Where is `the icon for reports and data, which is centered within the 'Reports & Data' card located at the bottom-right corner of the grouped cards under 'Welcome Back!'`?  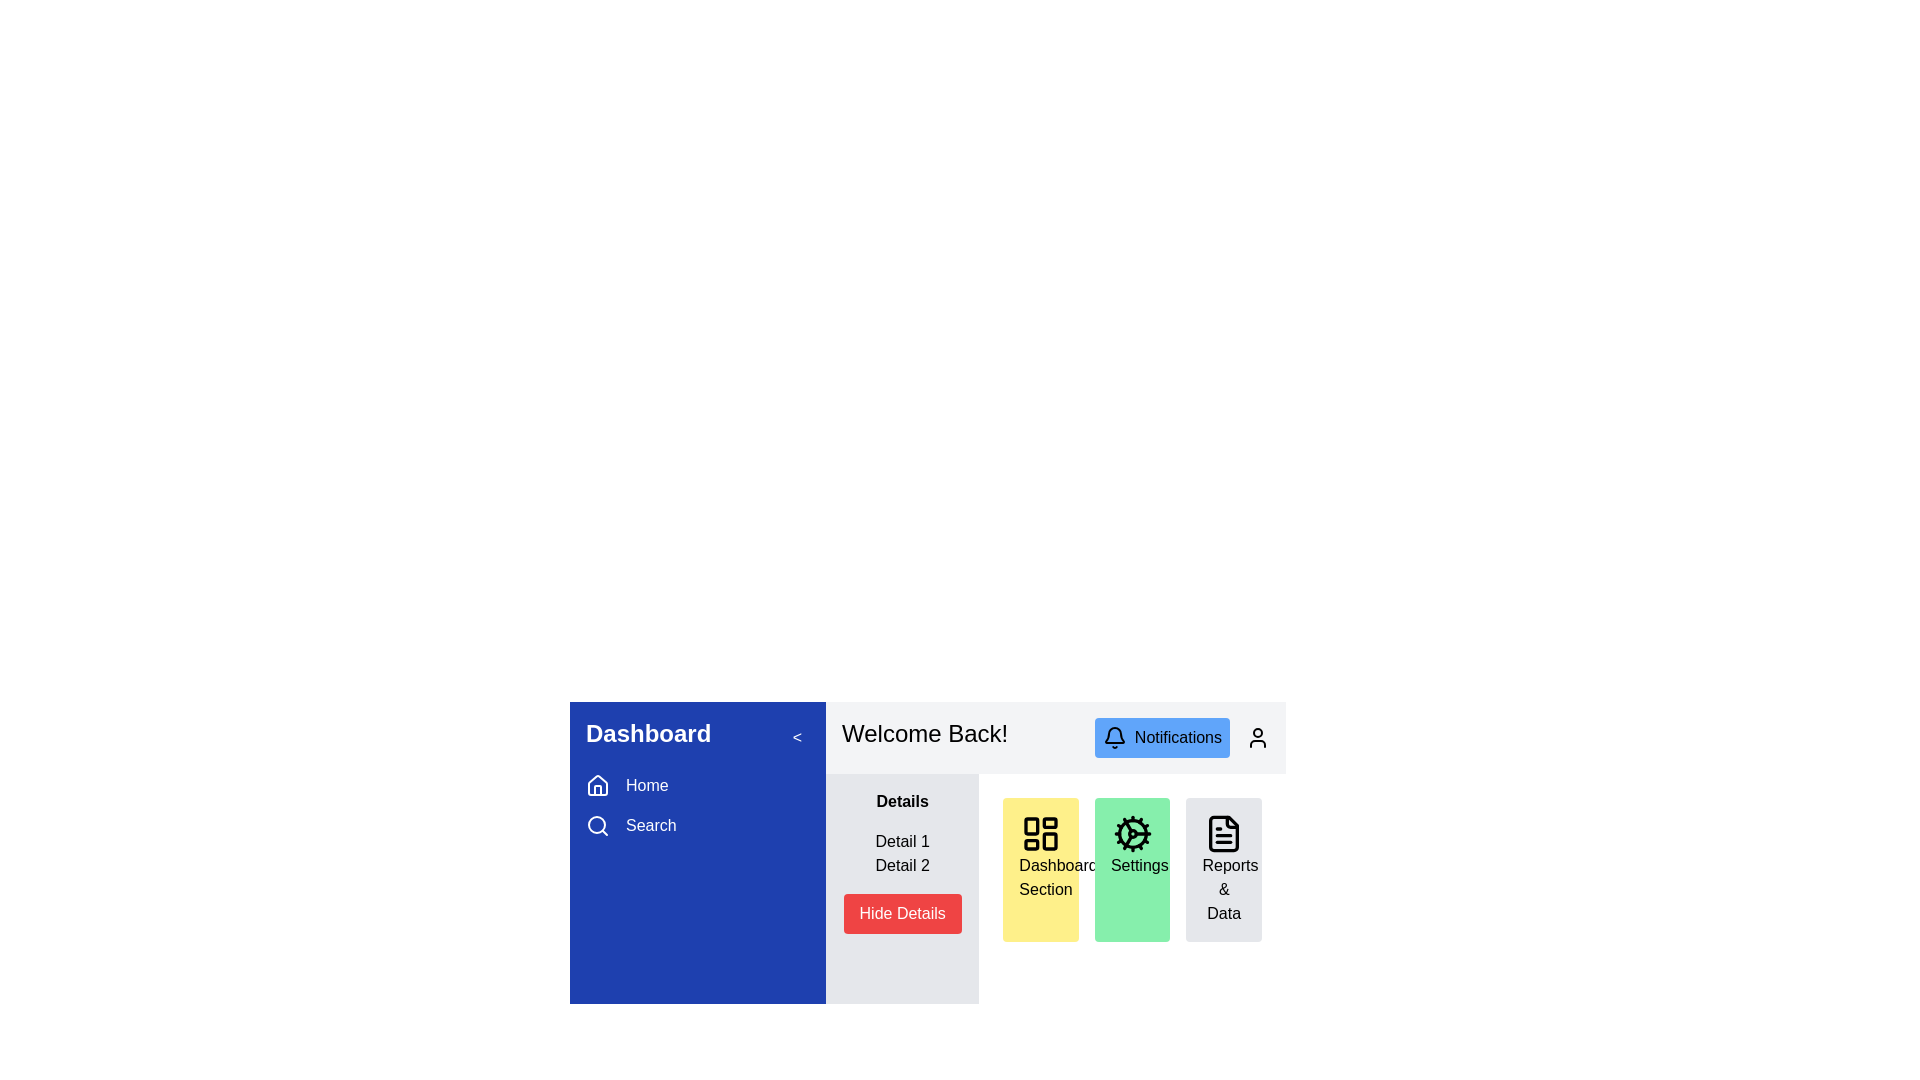 the icon for reports and data, which is centered within the 'Reports & Data' card located at the bottom-right corner of the grouped cards under 'Welcome Back!' is located at coordinates (1223, 833).